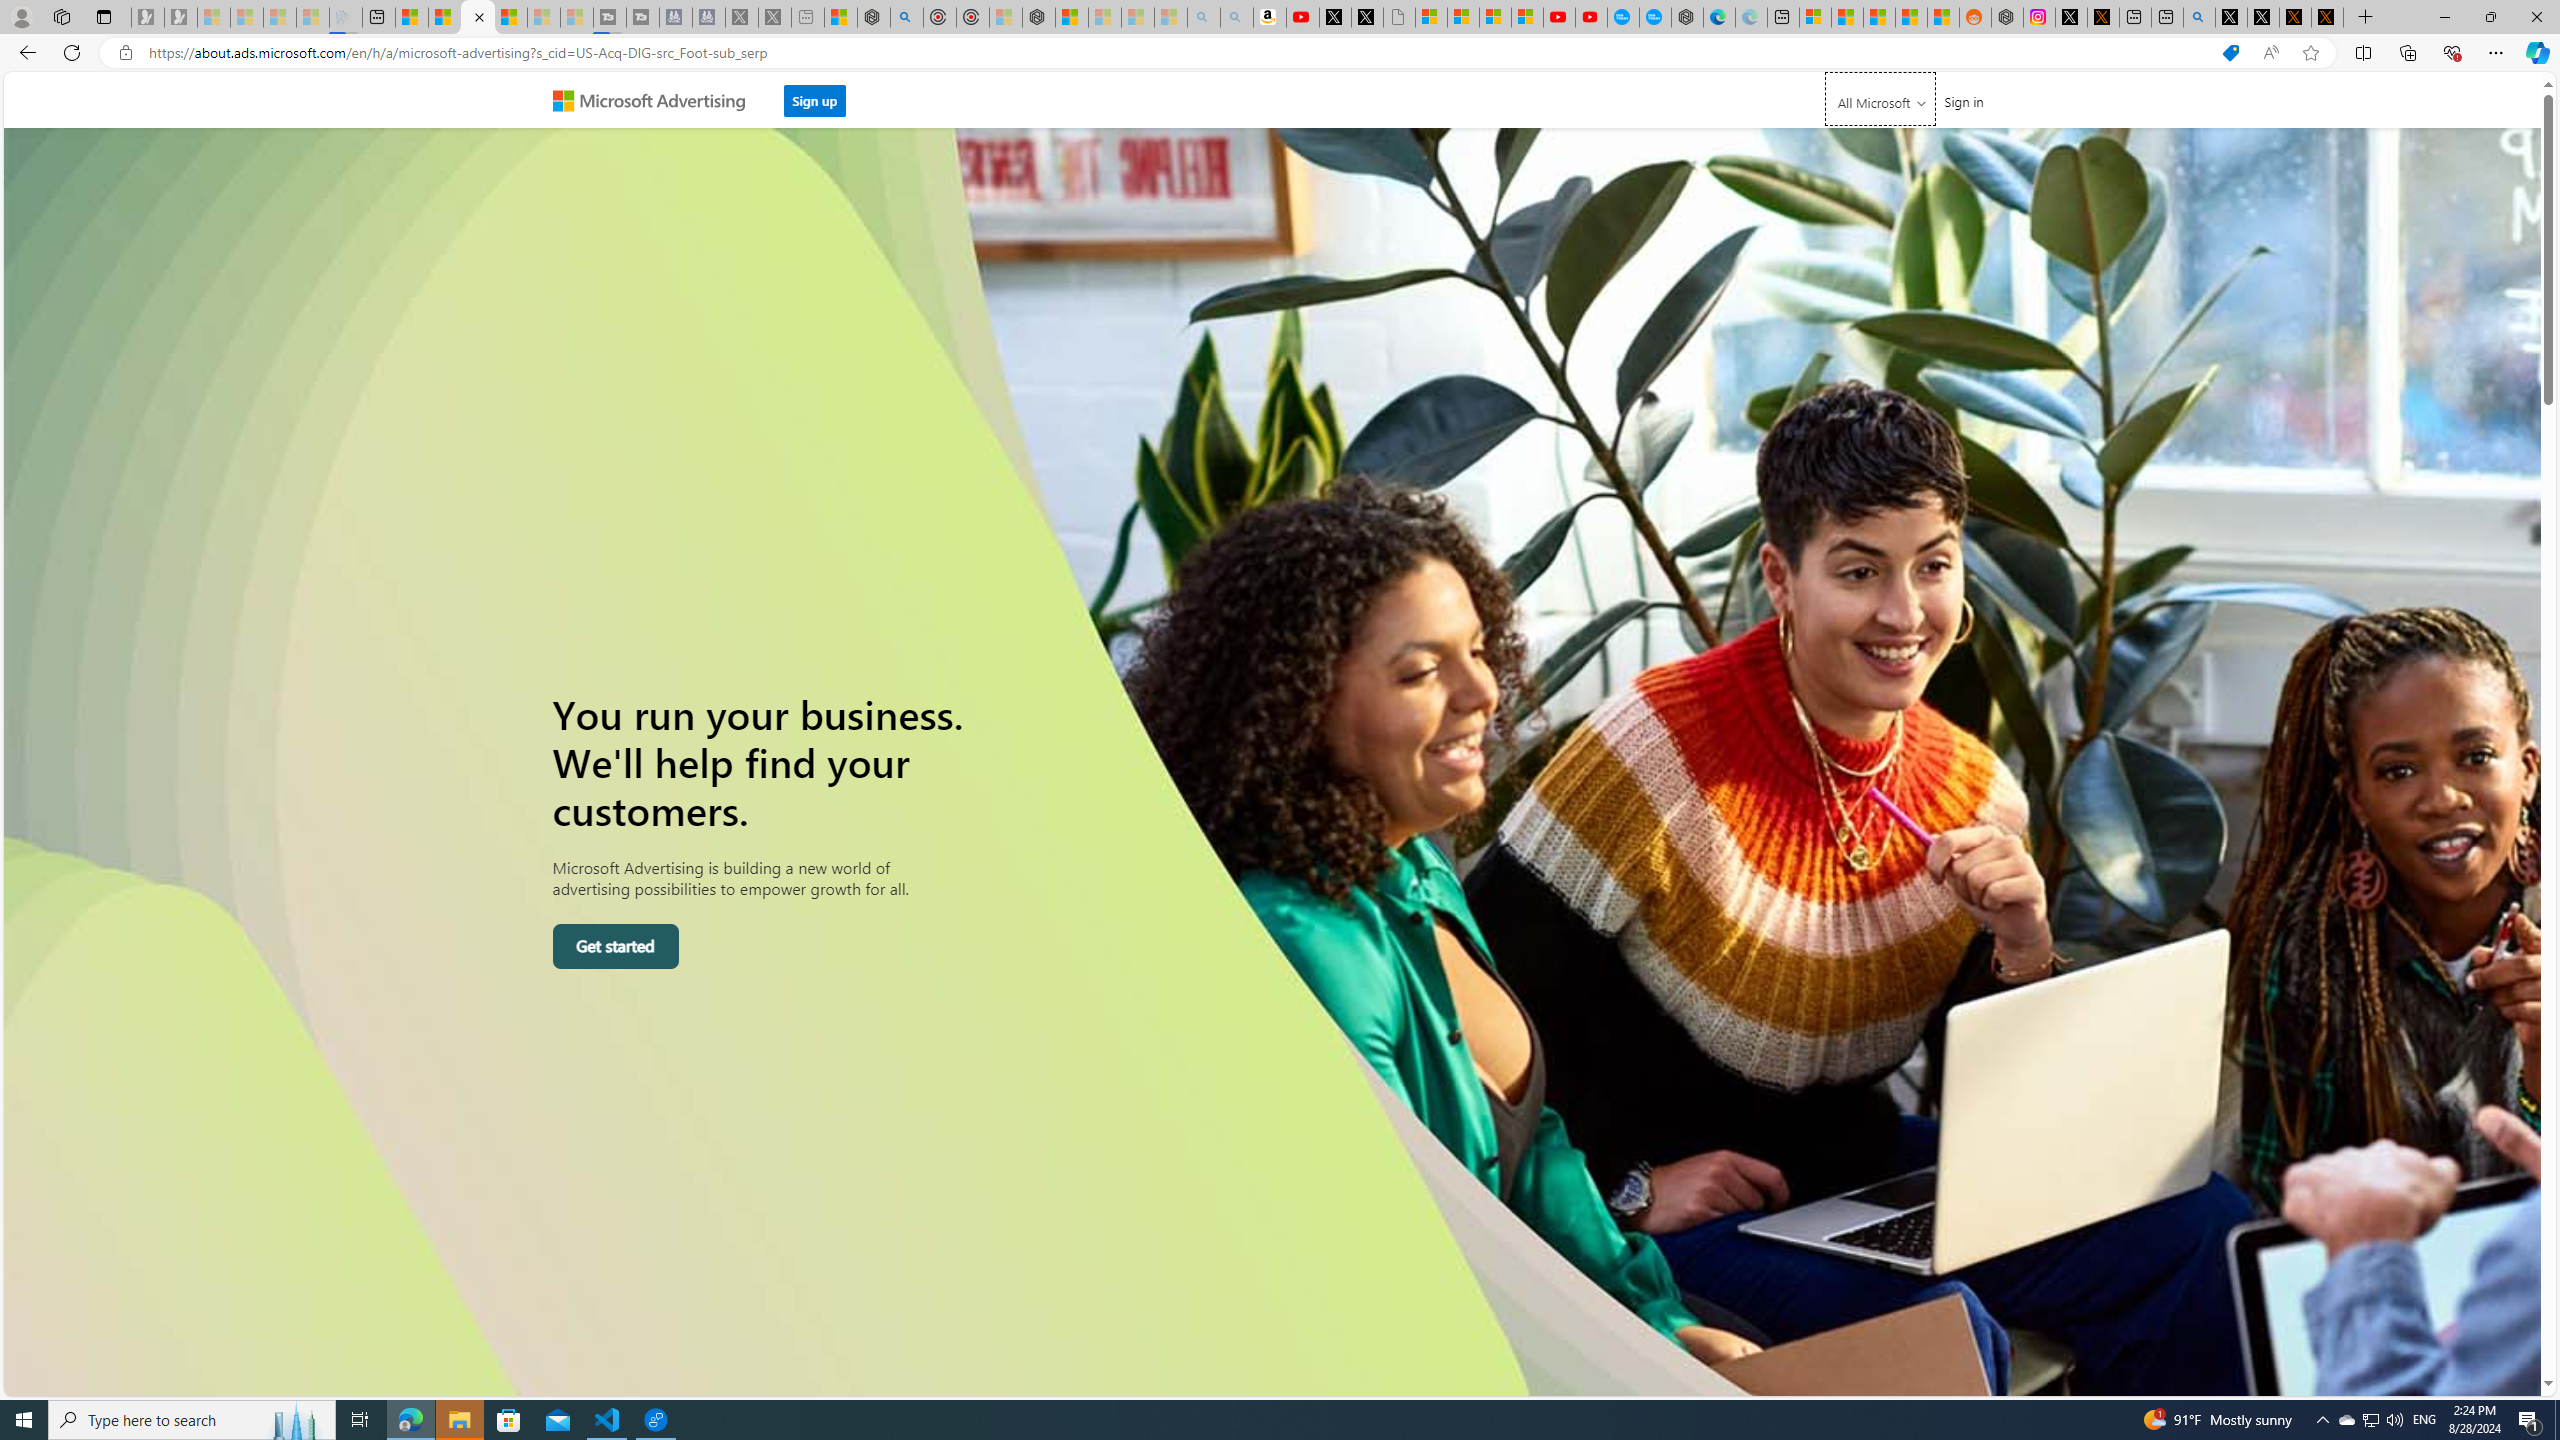 This screenshot has height=1440, width=2560. What do you see at coordinates (1655, 16) in the screenshot?
I see `'The most popular Google '` at bounding box center [1655, 16].